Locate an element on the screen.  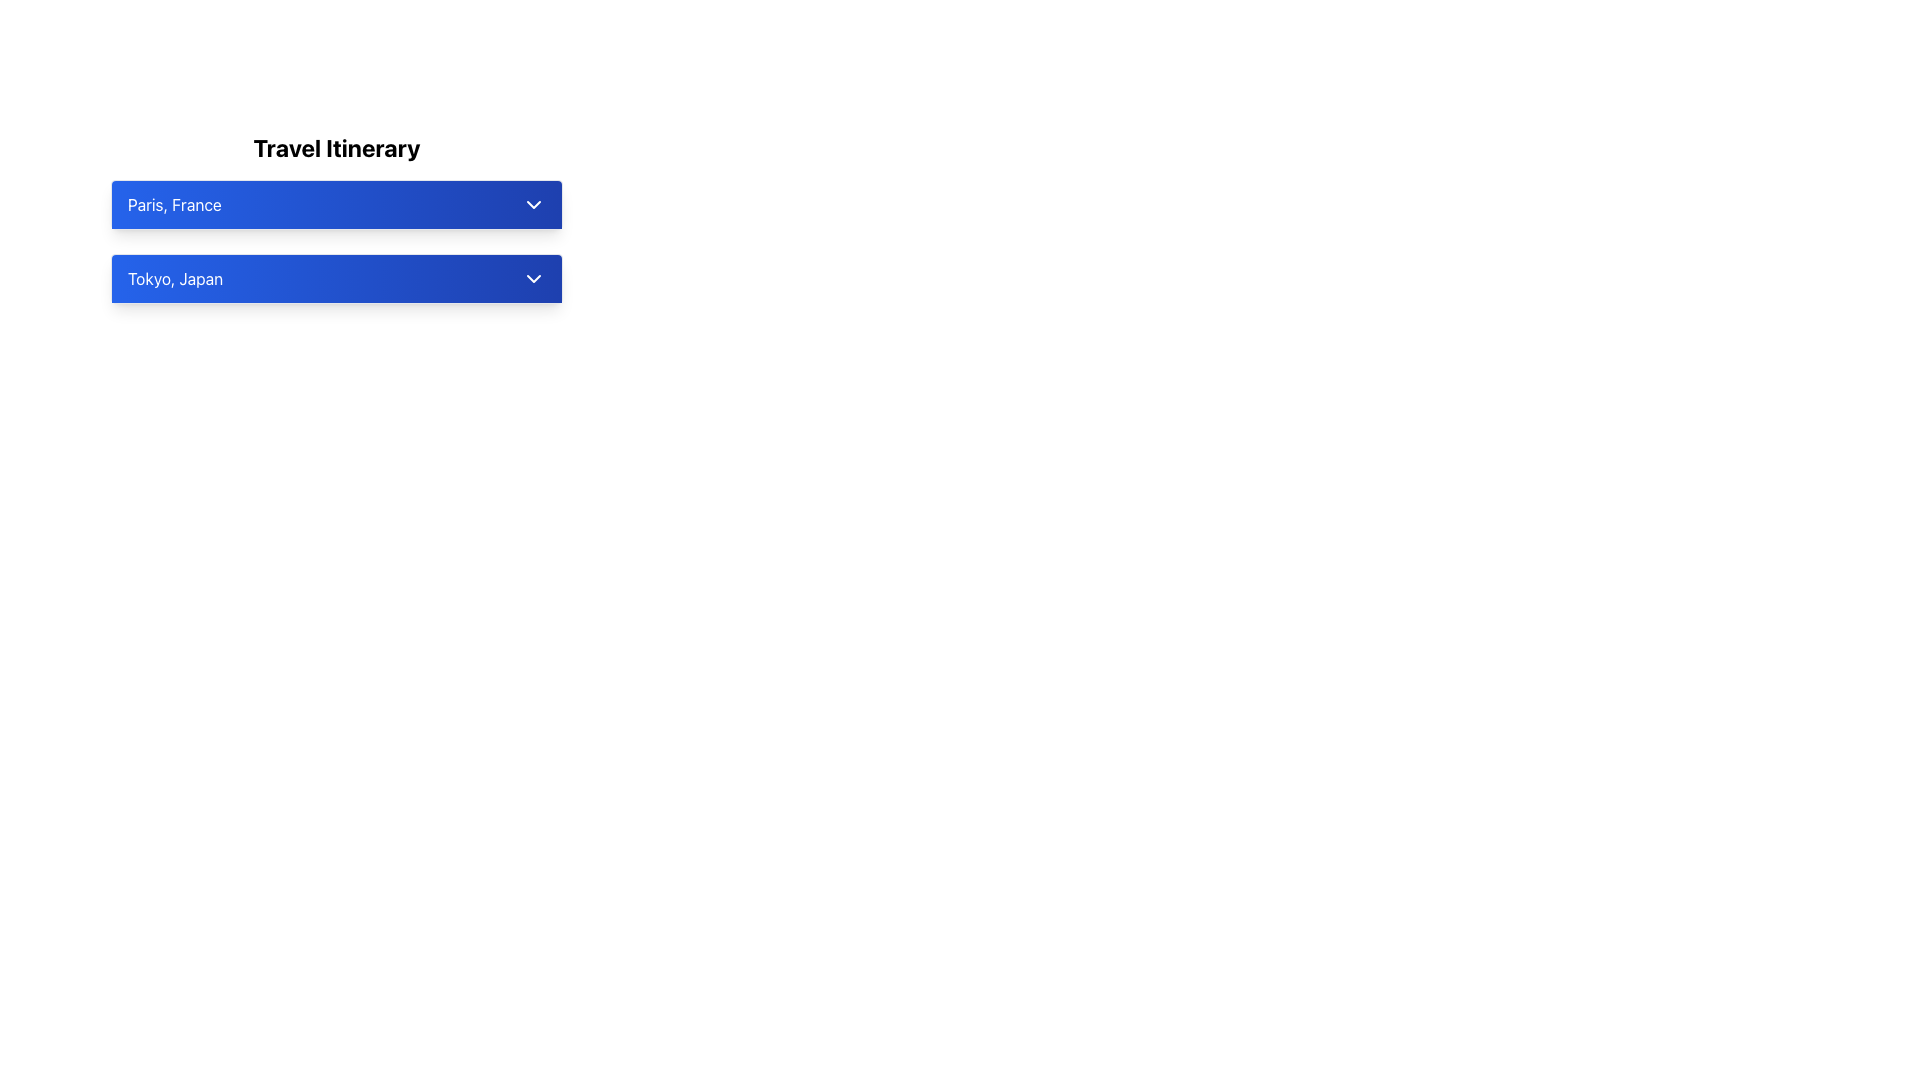
the dropdown indicator icon at the right end of the blue bar containing 'Paris, France' is located at coordinates (533, 204).